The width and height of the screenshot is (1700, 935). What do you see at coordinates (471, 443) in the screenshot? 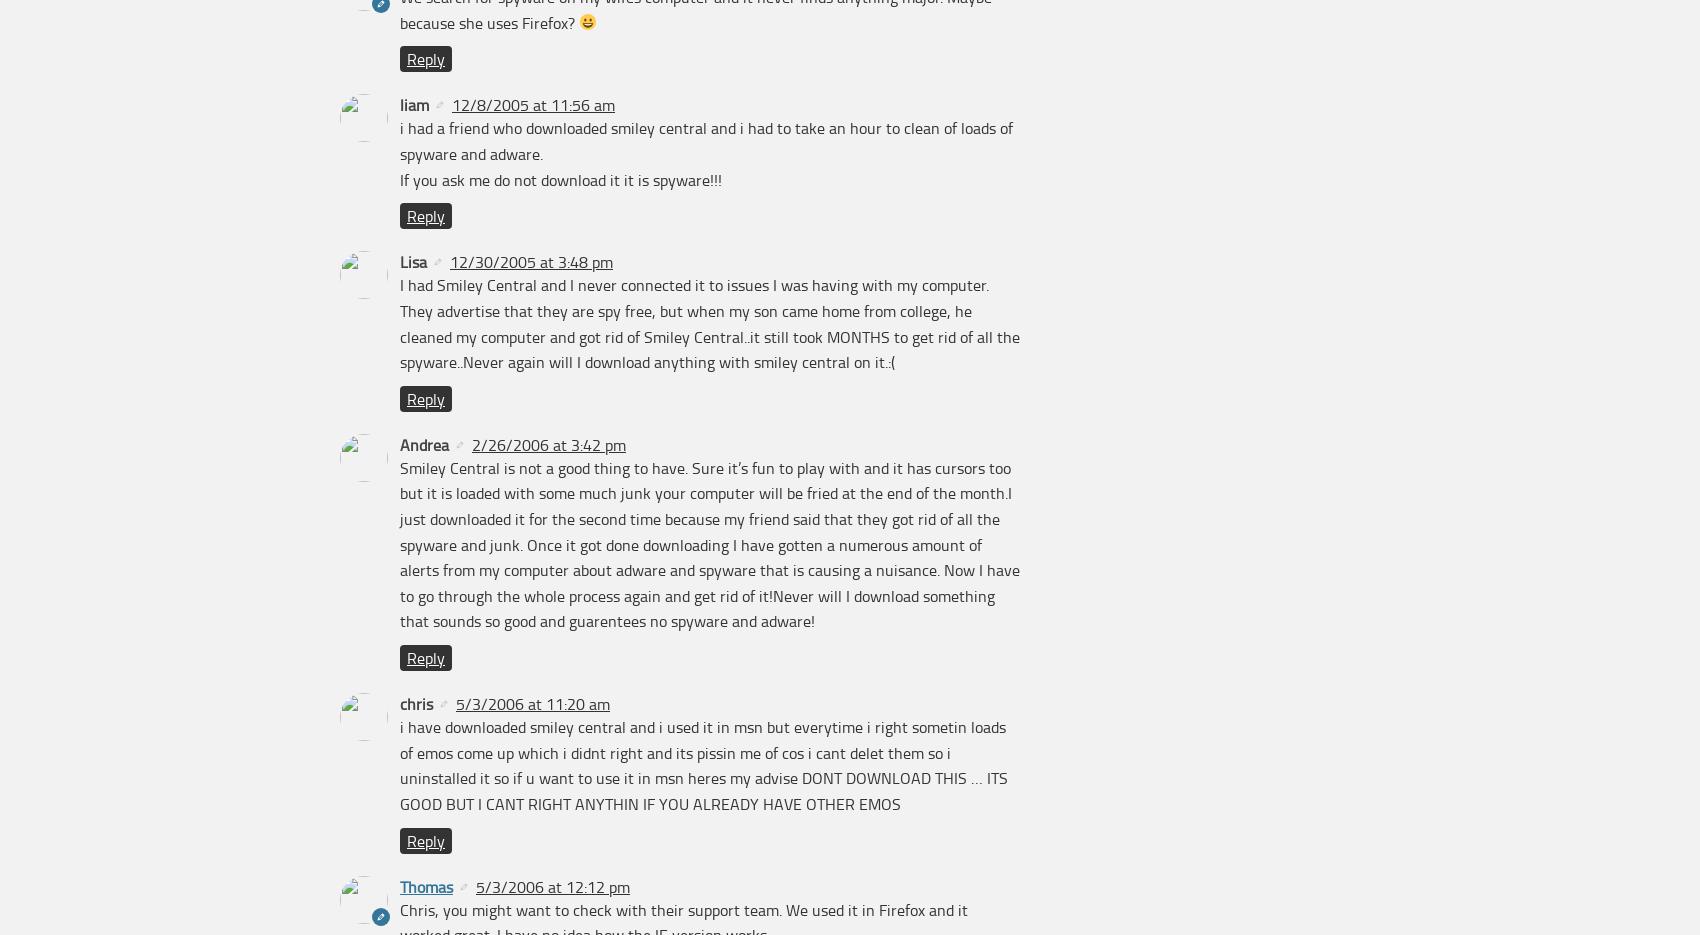
I see `'2/26/2006 at 3:42 pm'` at bounding box center [471, 443].